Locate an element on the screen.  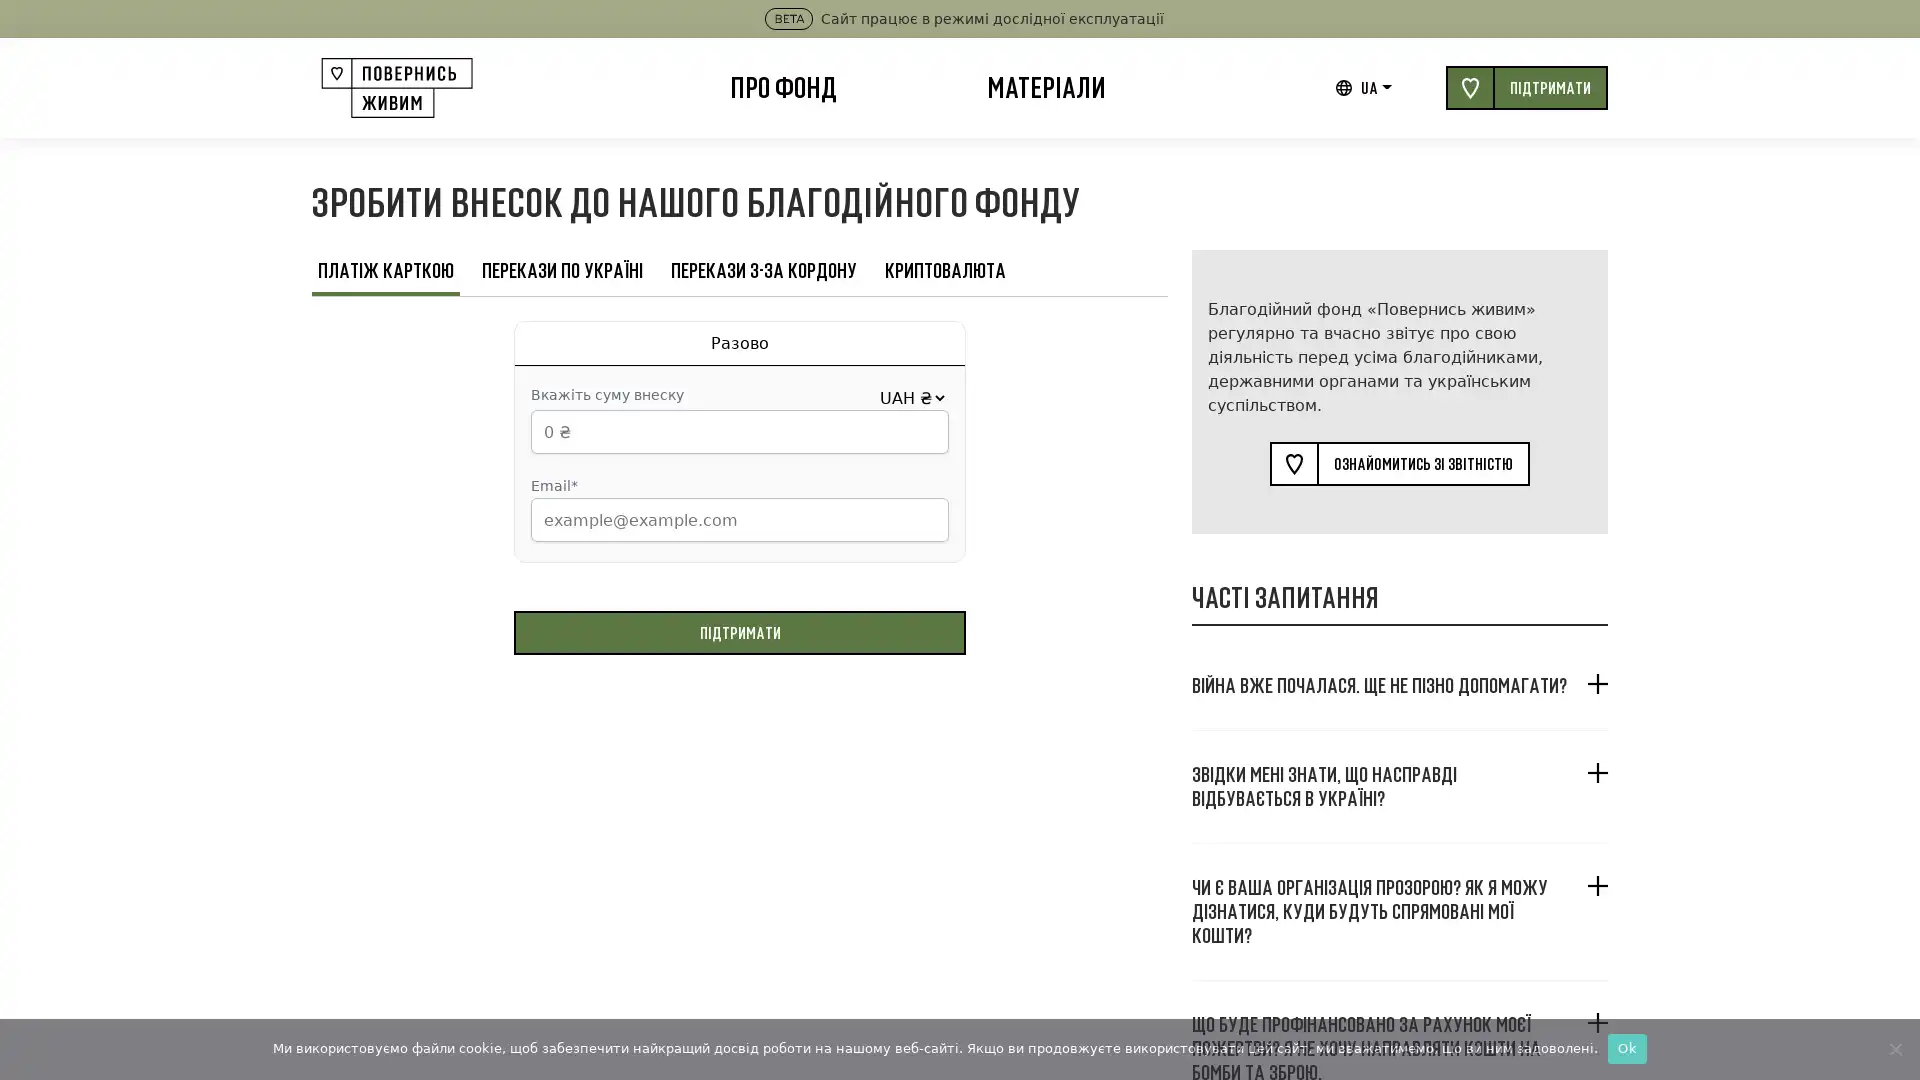
.    ? is located at coordinates (1399, 684).